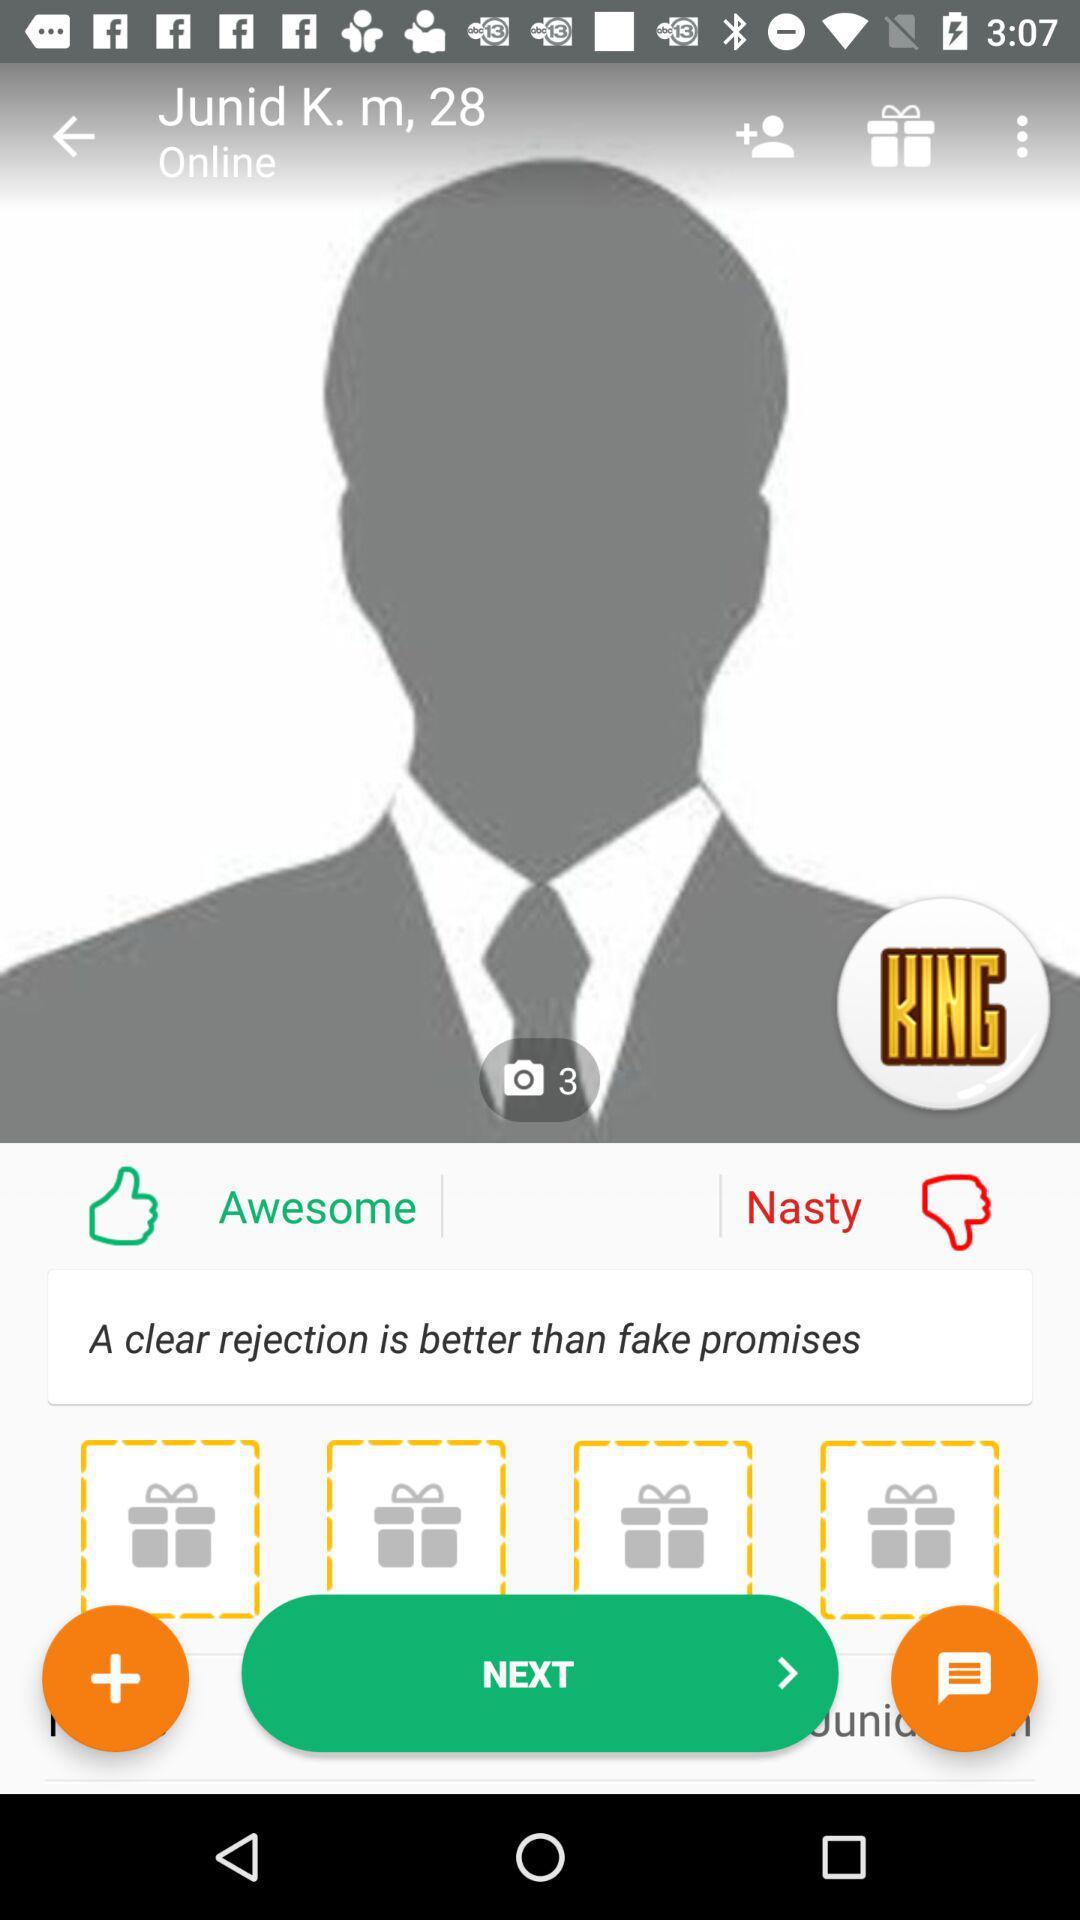 The image size is (1080, 1920). I want to click on the awesome item, so click(221, 1204).